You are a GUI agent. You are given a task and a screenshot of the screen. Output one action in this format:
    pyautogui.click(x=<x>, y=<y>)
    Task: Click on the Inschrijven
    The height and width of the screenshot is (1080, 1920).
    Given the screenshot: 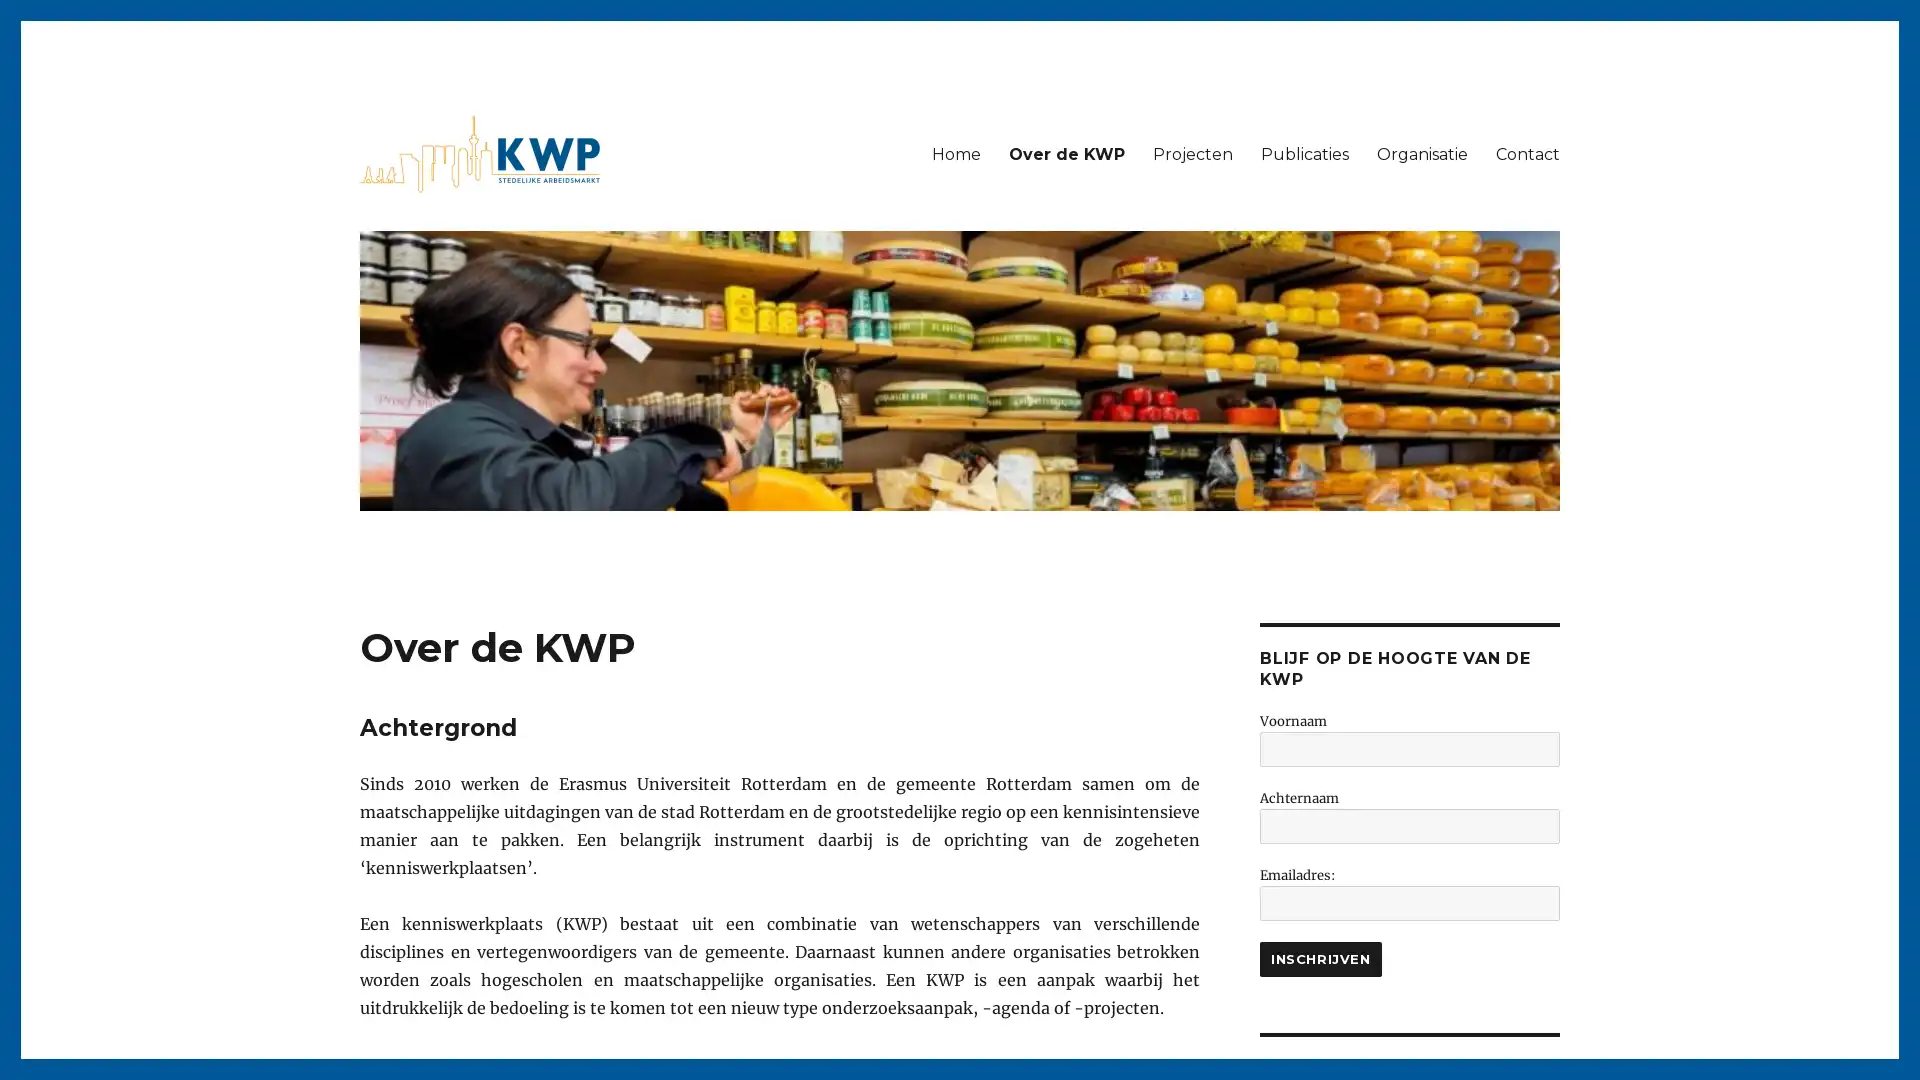 What is the action you would take?
    pyautogui.click(x=1320, y=958)
    